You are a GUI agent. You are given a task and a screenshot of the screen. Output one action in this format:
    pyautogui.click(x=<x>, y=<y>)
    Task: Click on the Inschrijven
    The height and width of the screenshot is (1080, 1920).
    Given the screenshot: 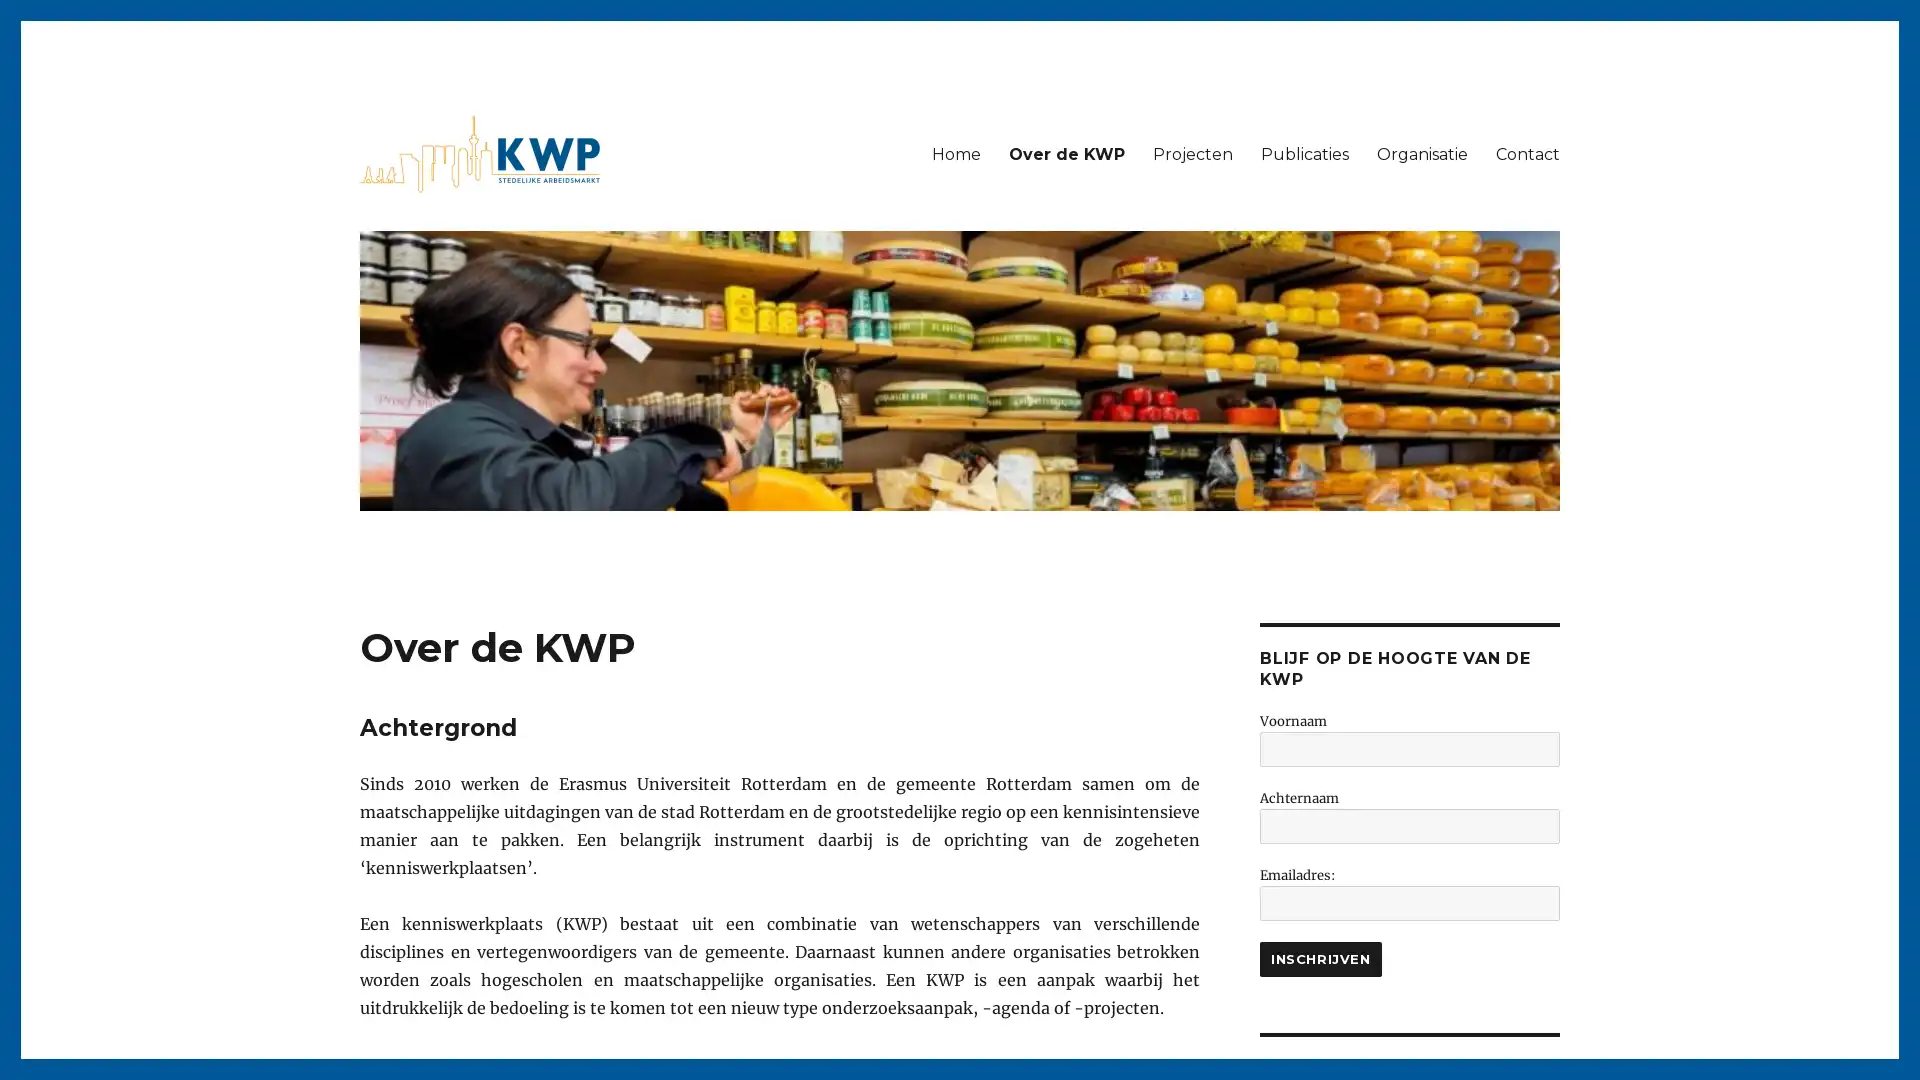 What is the action you would take?
    pyautogui.click(x=1320, y=958)
    